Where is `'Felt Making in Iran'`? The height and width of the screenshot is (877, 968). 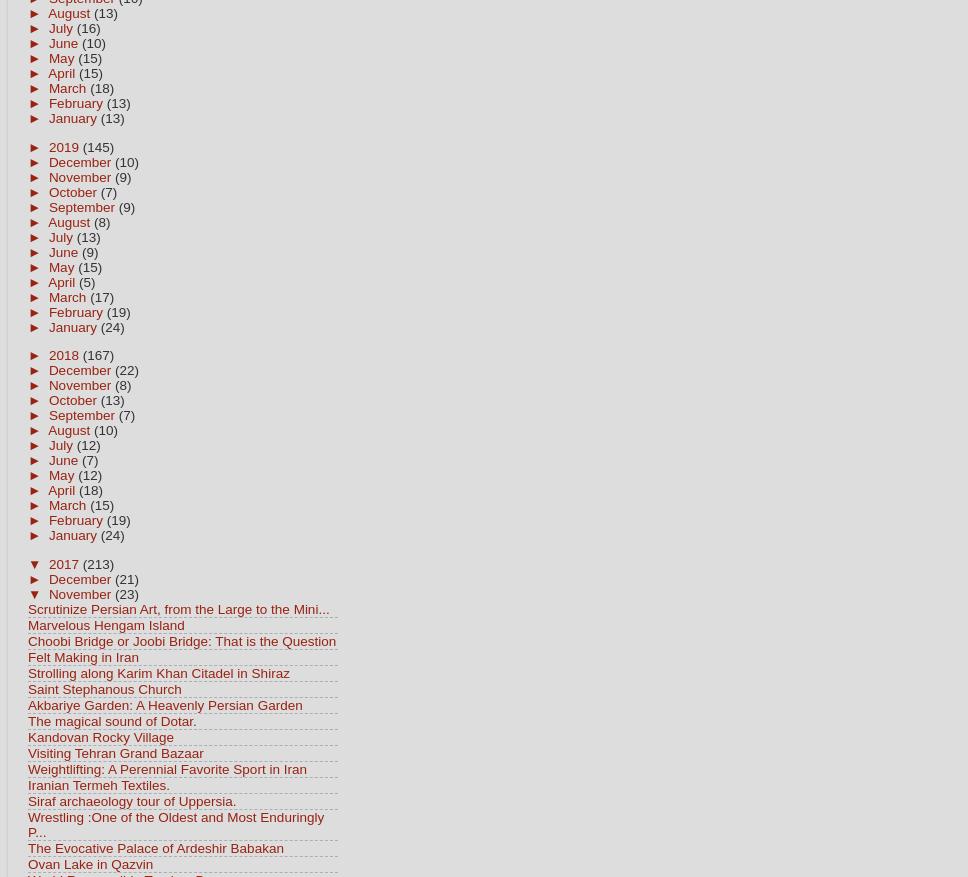
'Felt Making in Iran' is located at coordinates (83, 656).